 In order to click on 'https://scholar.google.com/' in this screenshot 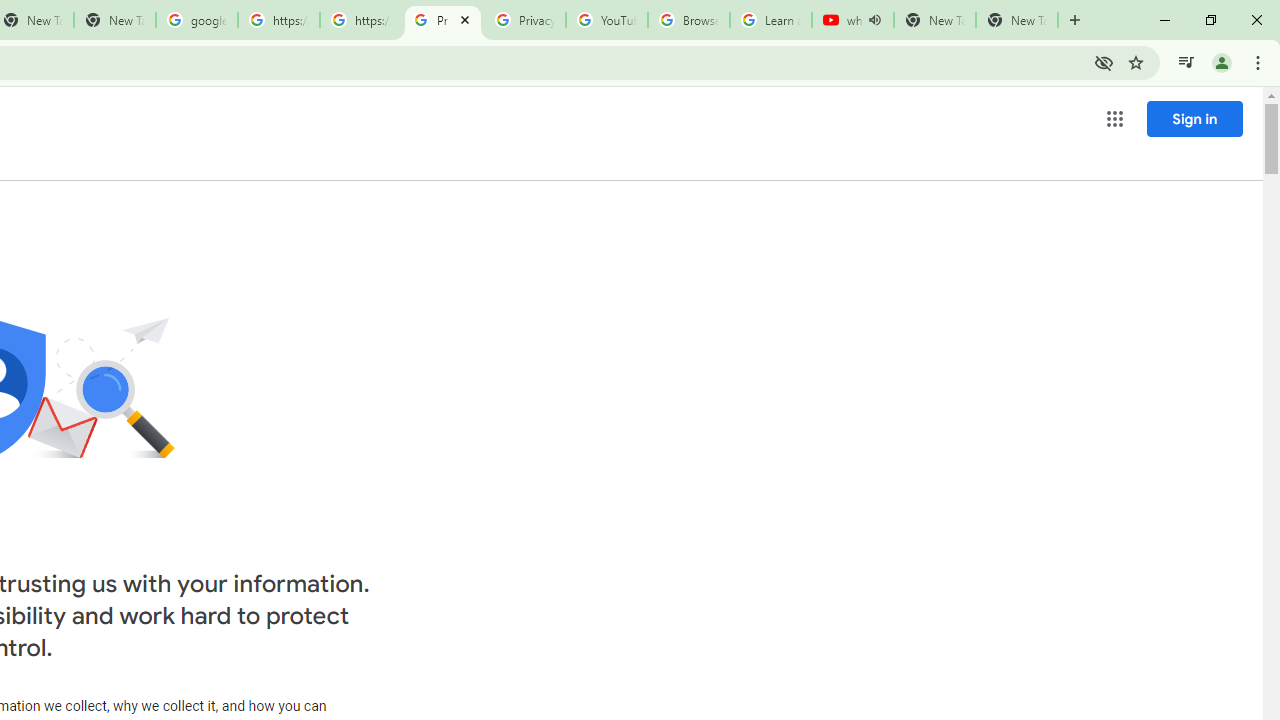, I will do `click(278, 20)`.